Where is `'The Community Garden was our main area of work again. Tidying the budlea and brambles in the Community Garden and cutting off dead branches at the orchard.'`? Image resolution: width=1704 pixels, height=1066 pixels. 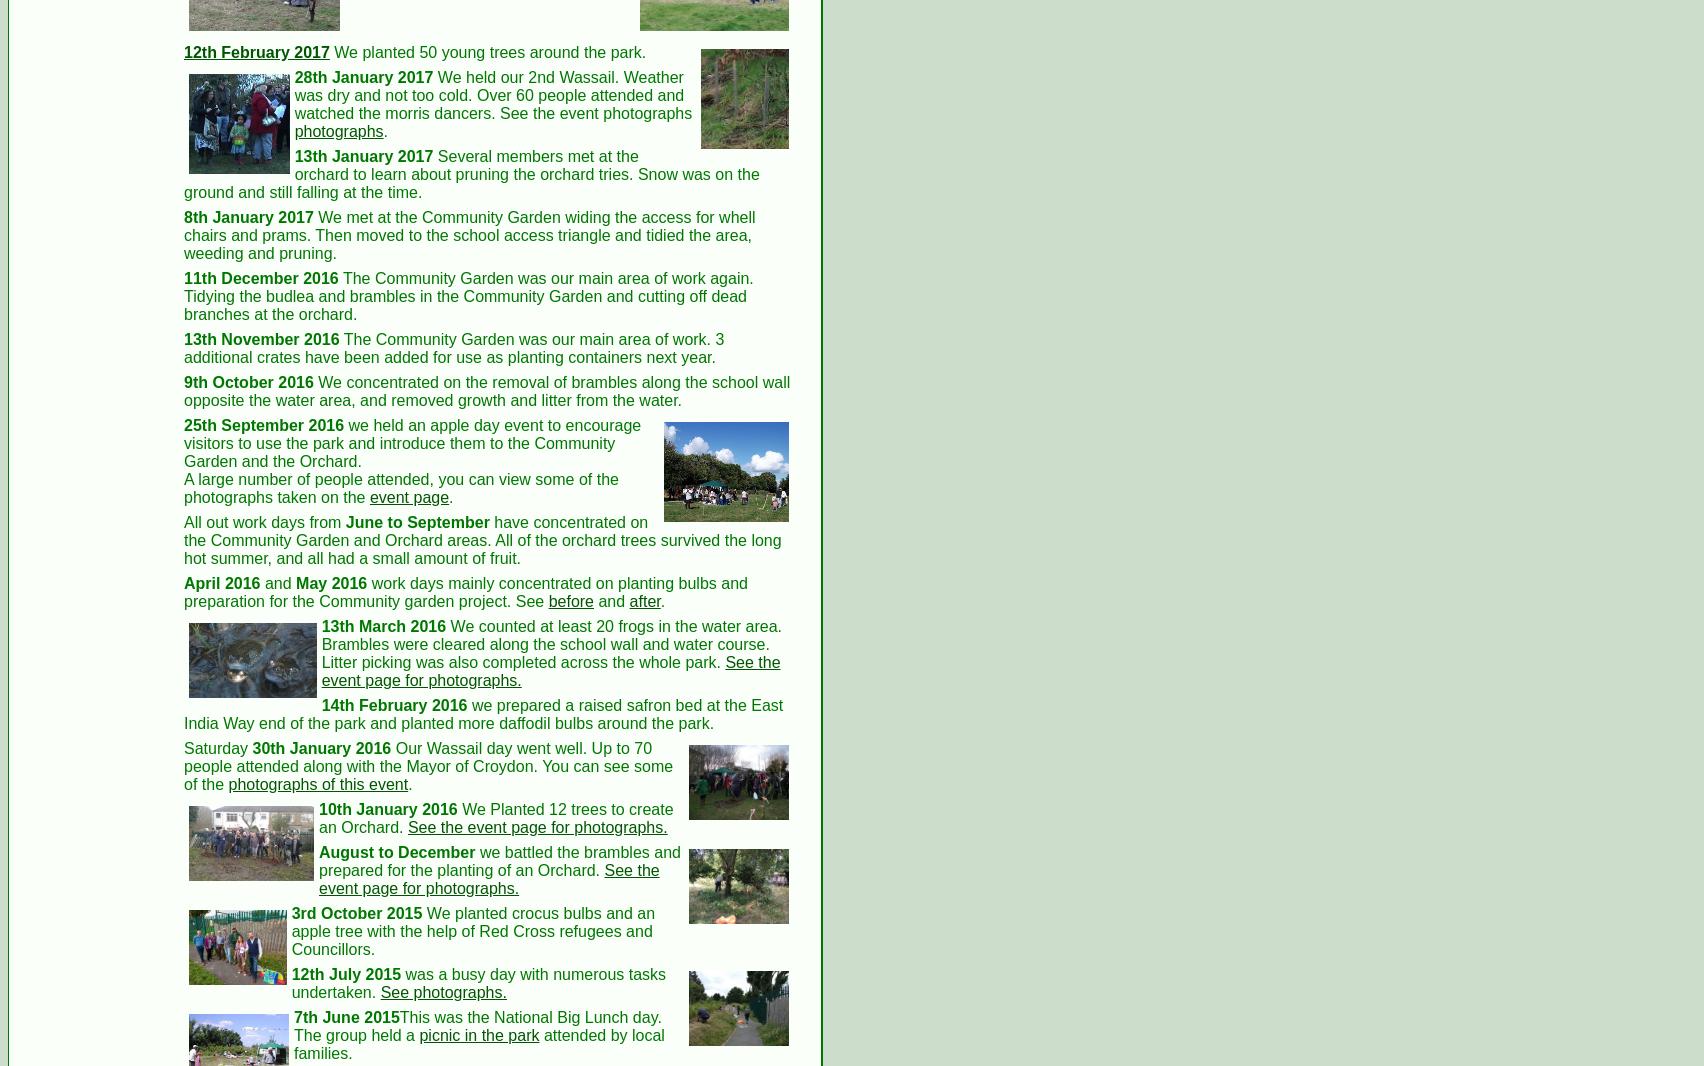
'The Community Garden was our main area of work again. Tidying the budlea and brambles in the Community Garden and cutting off dead branches at the orchard.' is located at coordinates (184, 295).